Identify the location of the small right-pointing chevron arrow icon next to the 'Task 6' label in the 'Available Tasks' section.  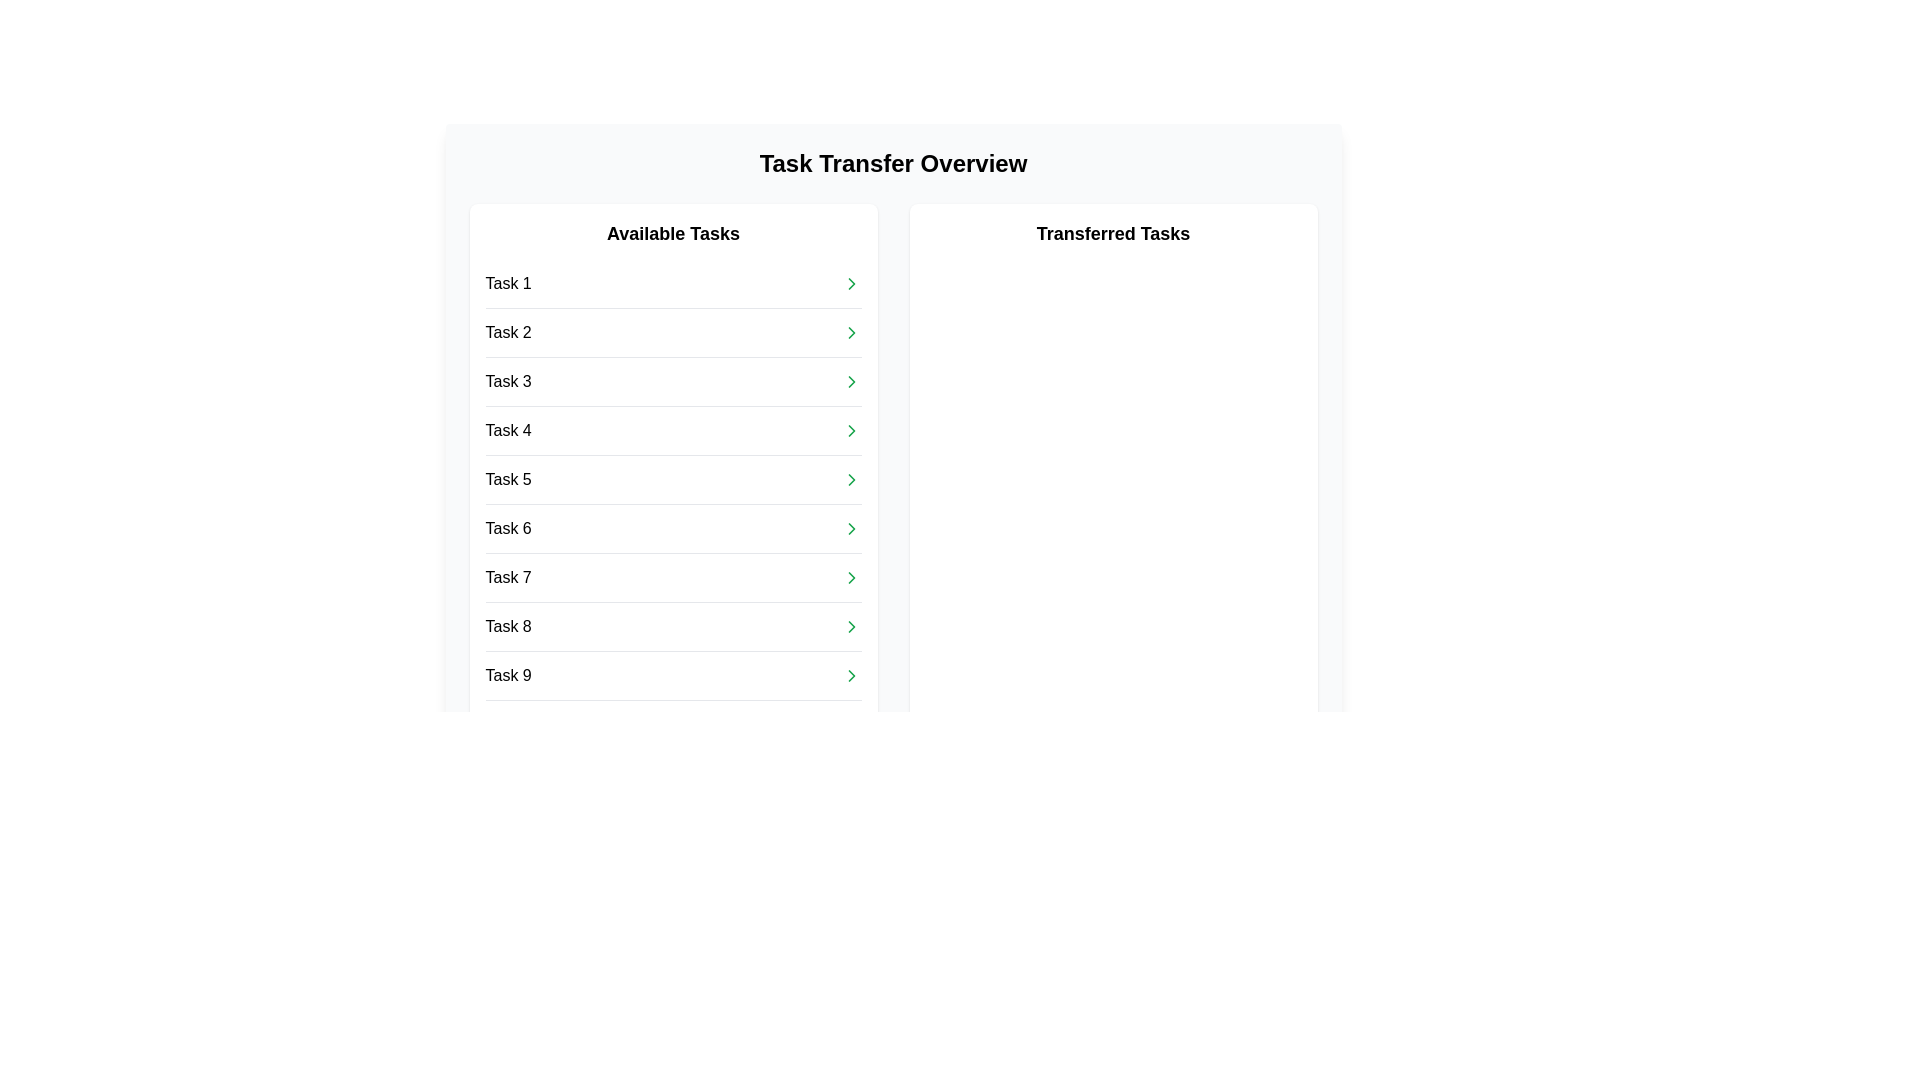
(851, 527).